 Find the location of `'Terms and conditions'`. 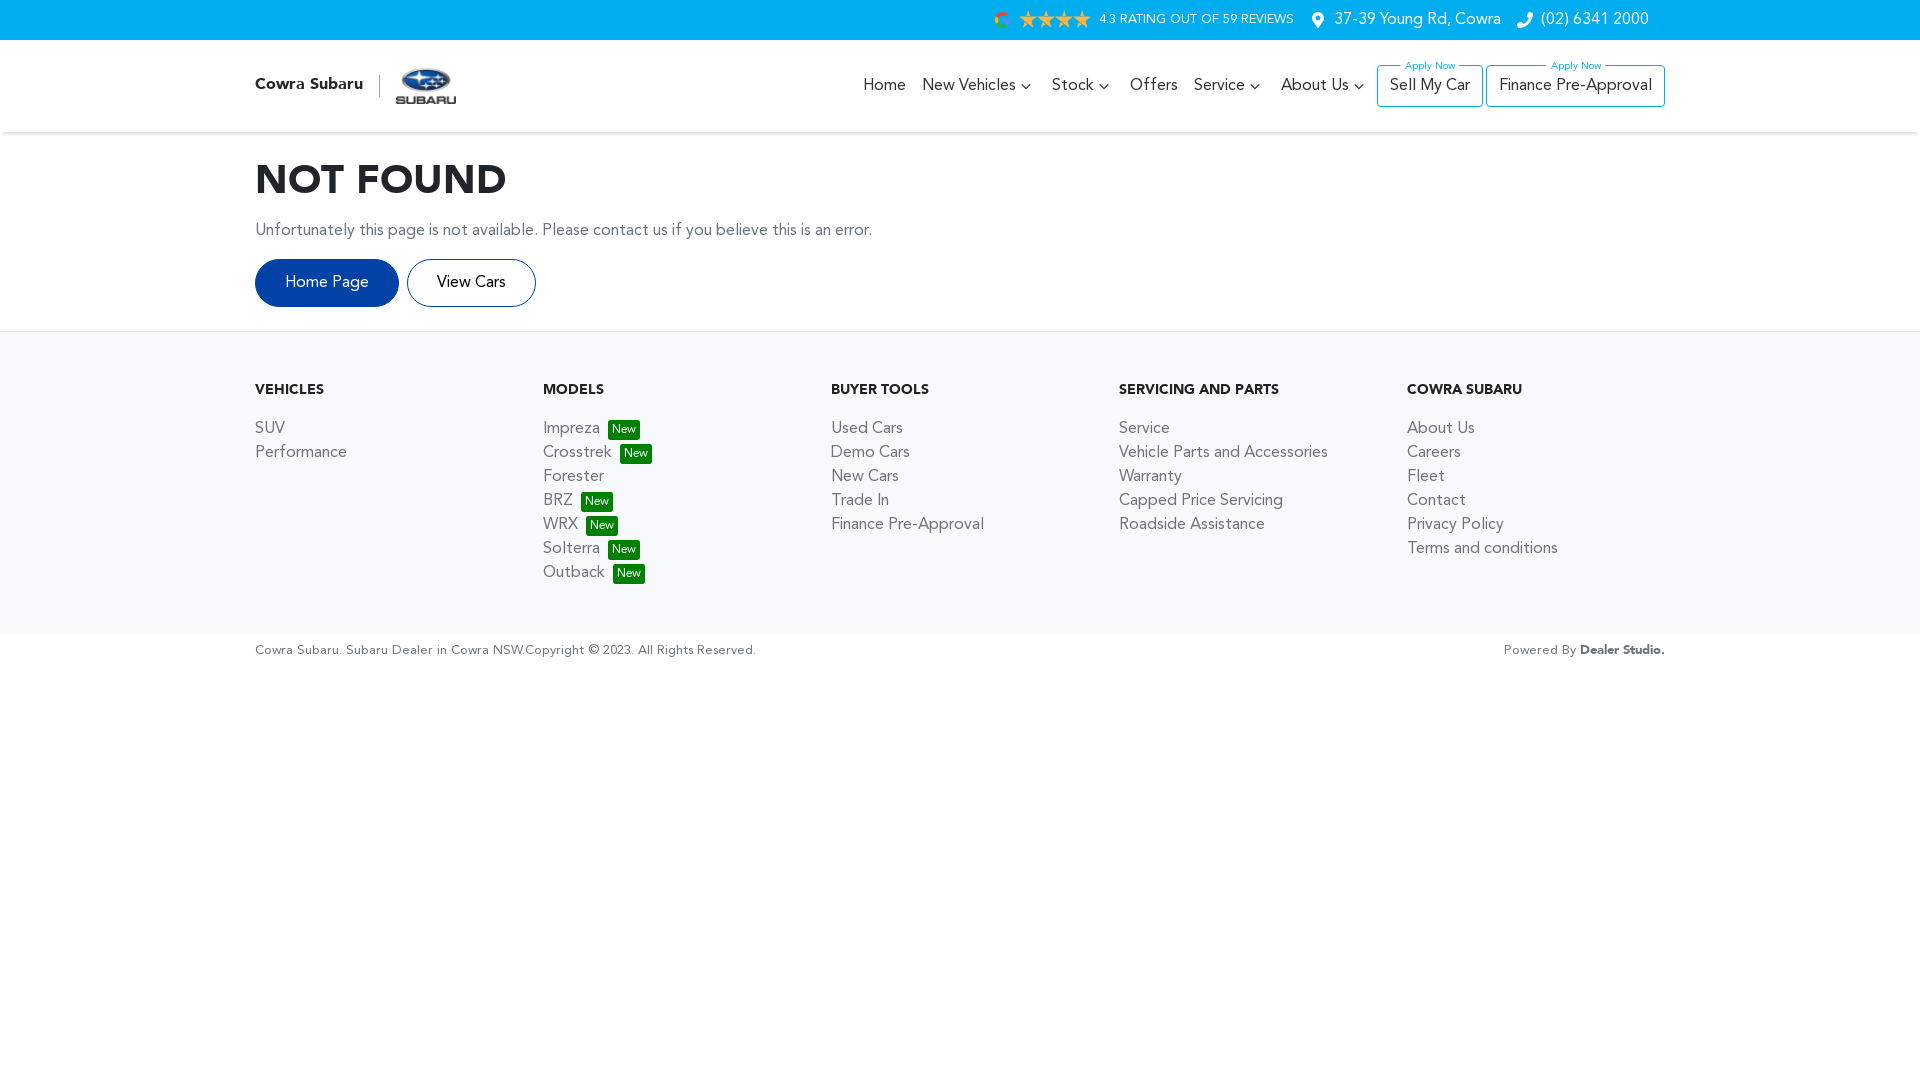

'Terms and conditions' is located at coordinates (1482, 548).